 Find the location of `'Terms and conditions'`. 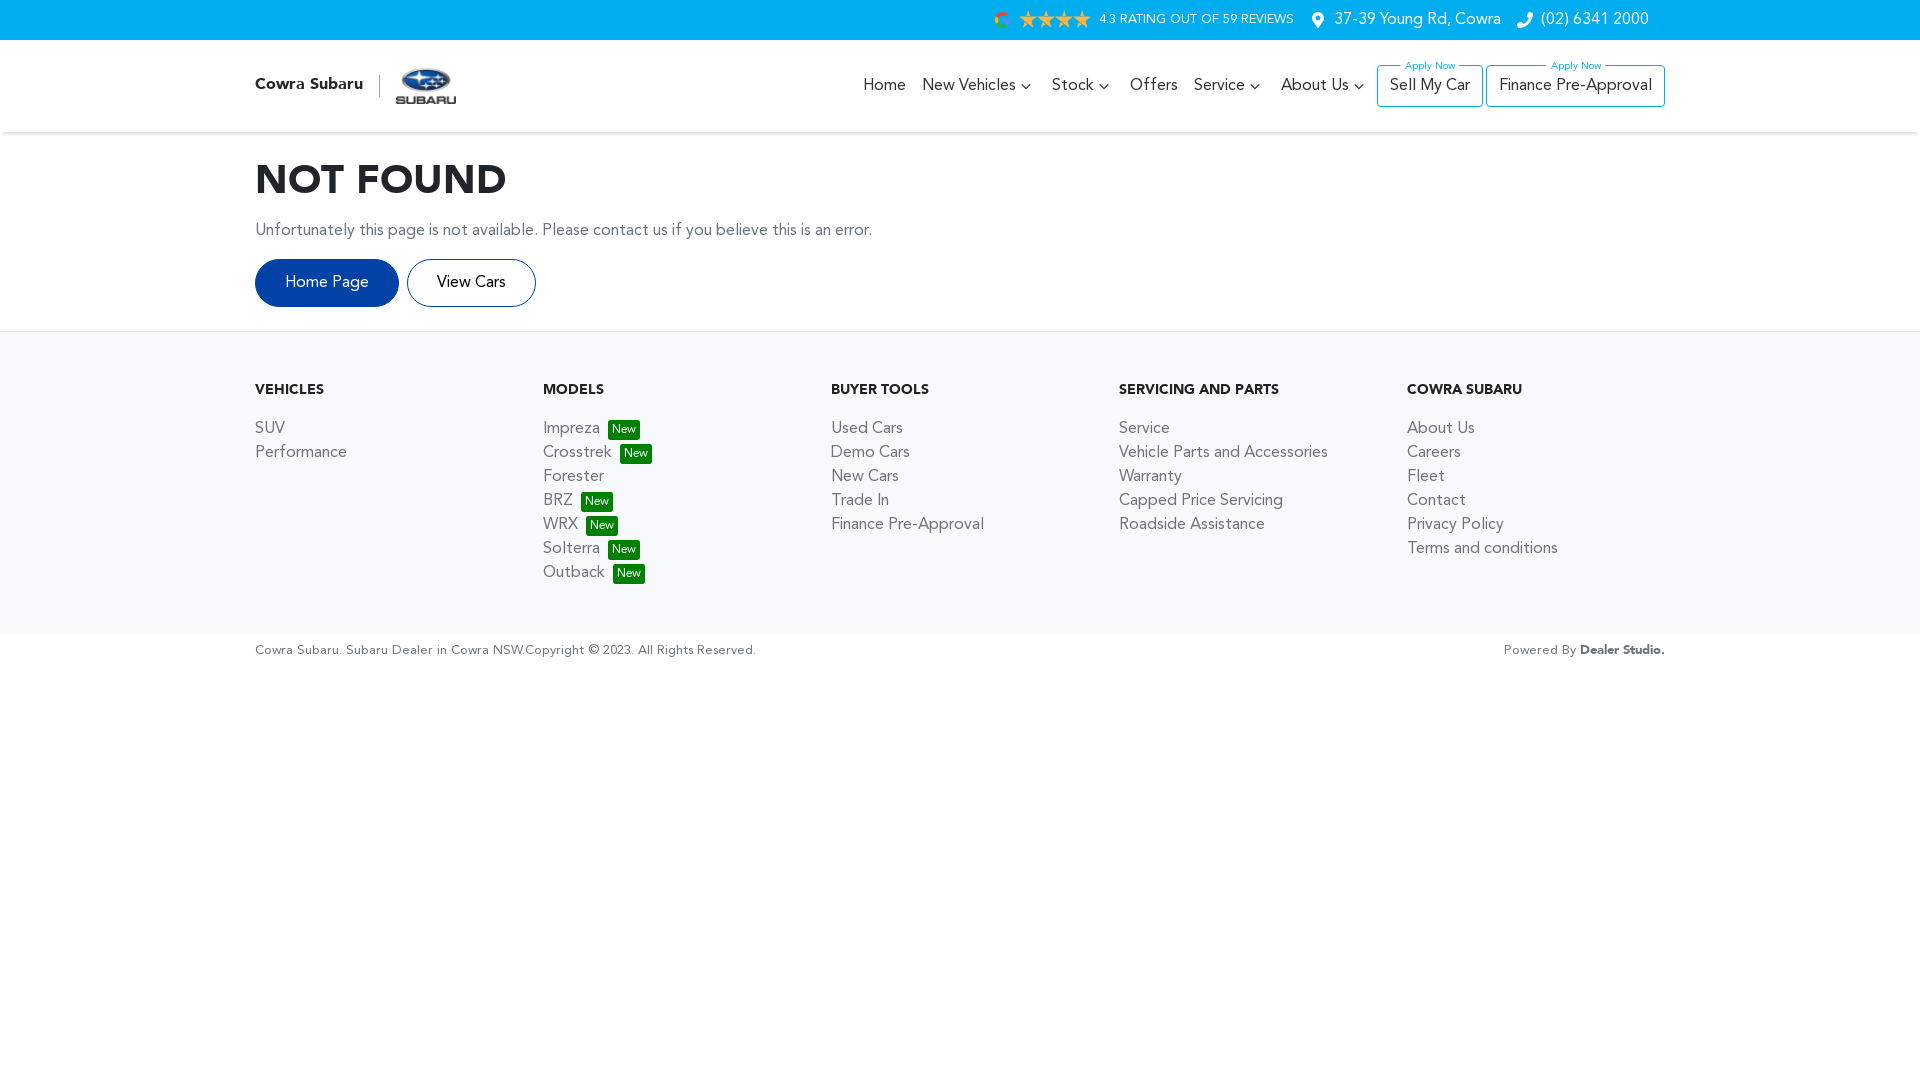

'Terms and conditions' is located at coordinates (1482, 548).